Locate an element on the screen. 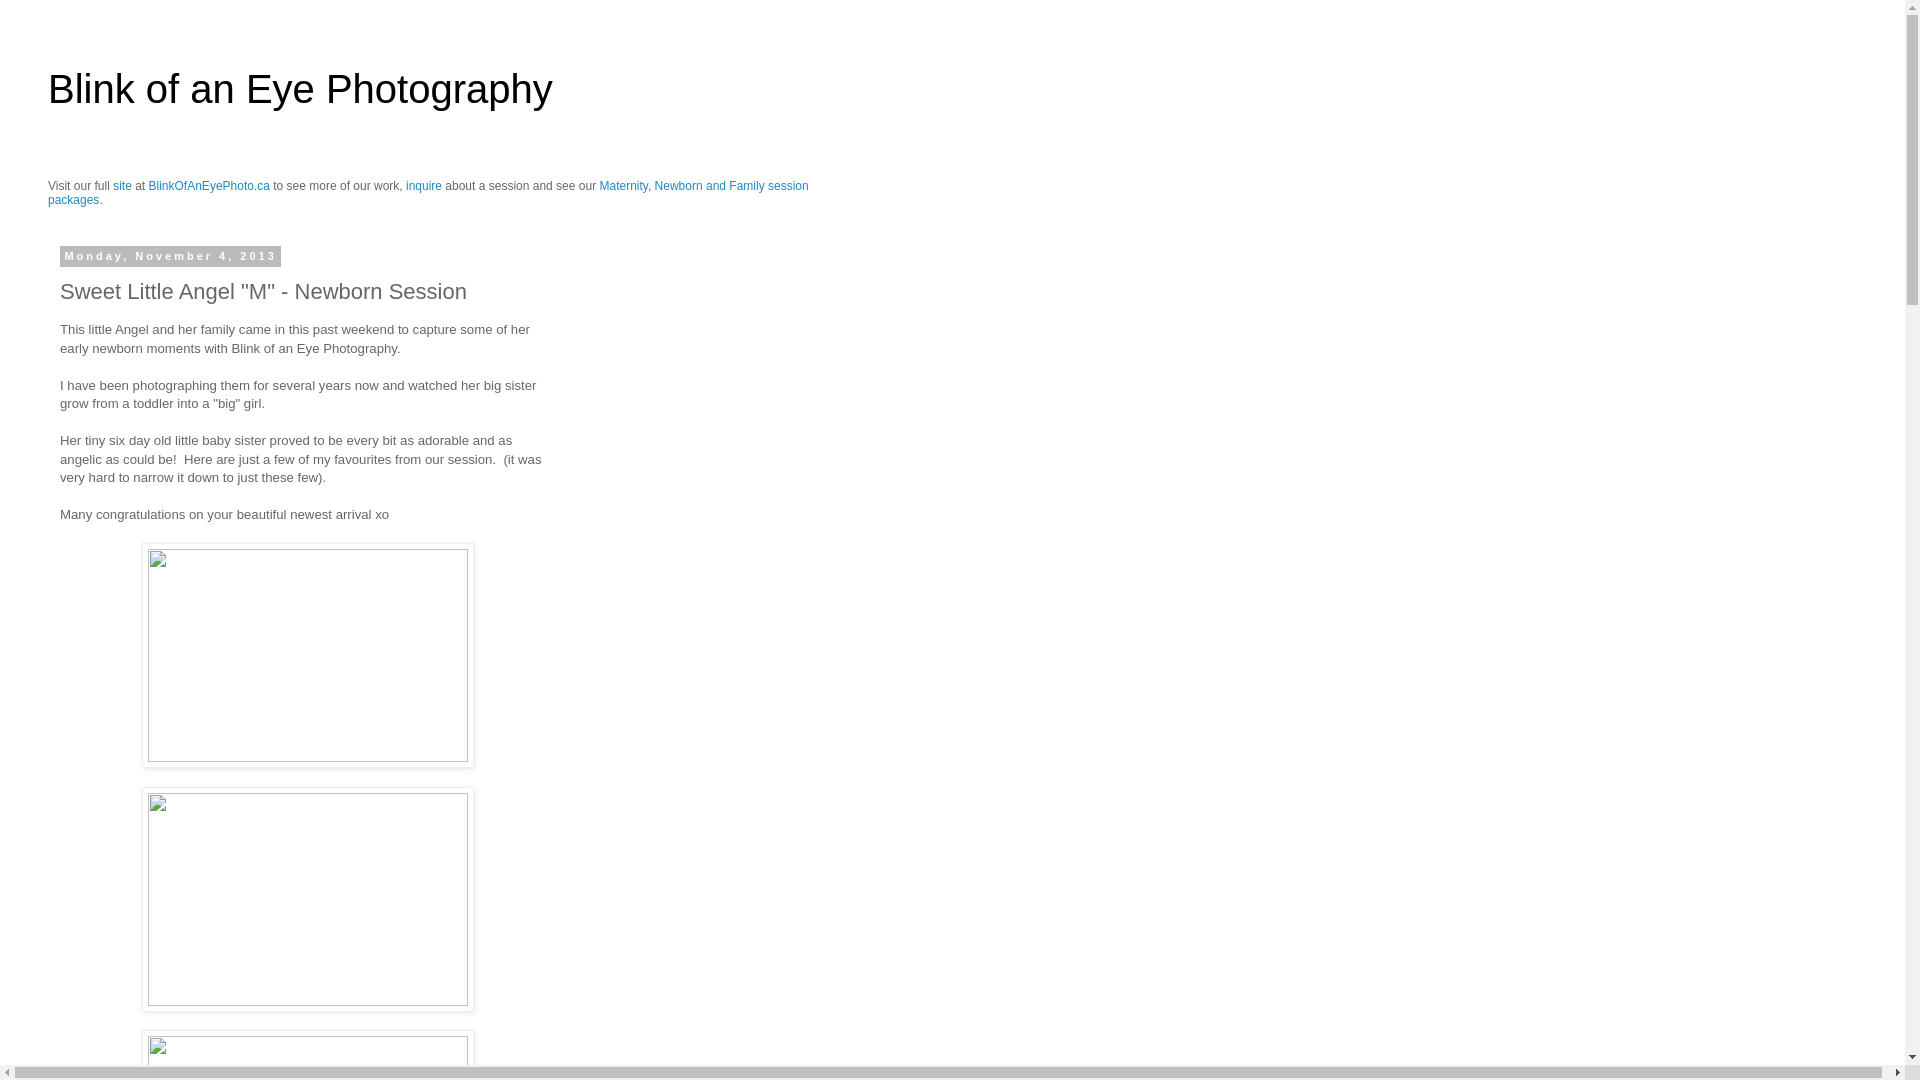  'Blink of an Eye Photography' is located at coordinates (299, 87).